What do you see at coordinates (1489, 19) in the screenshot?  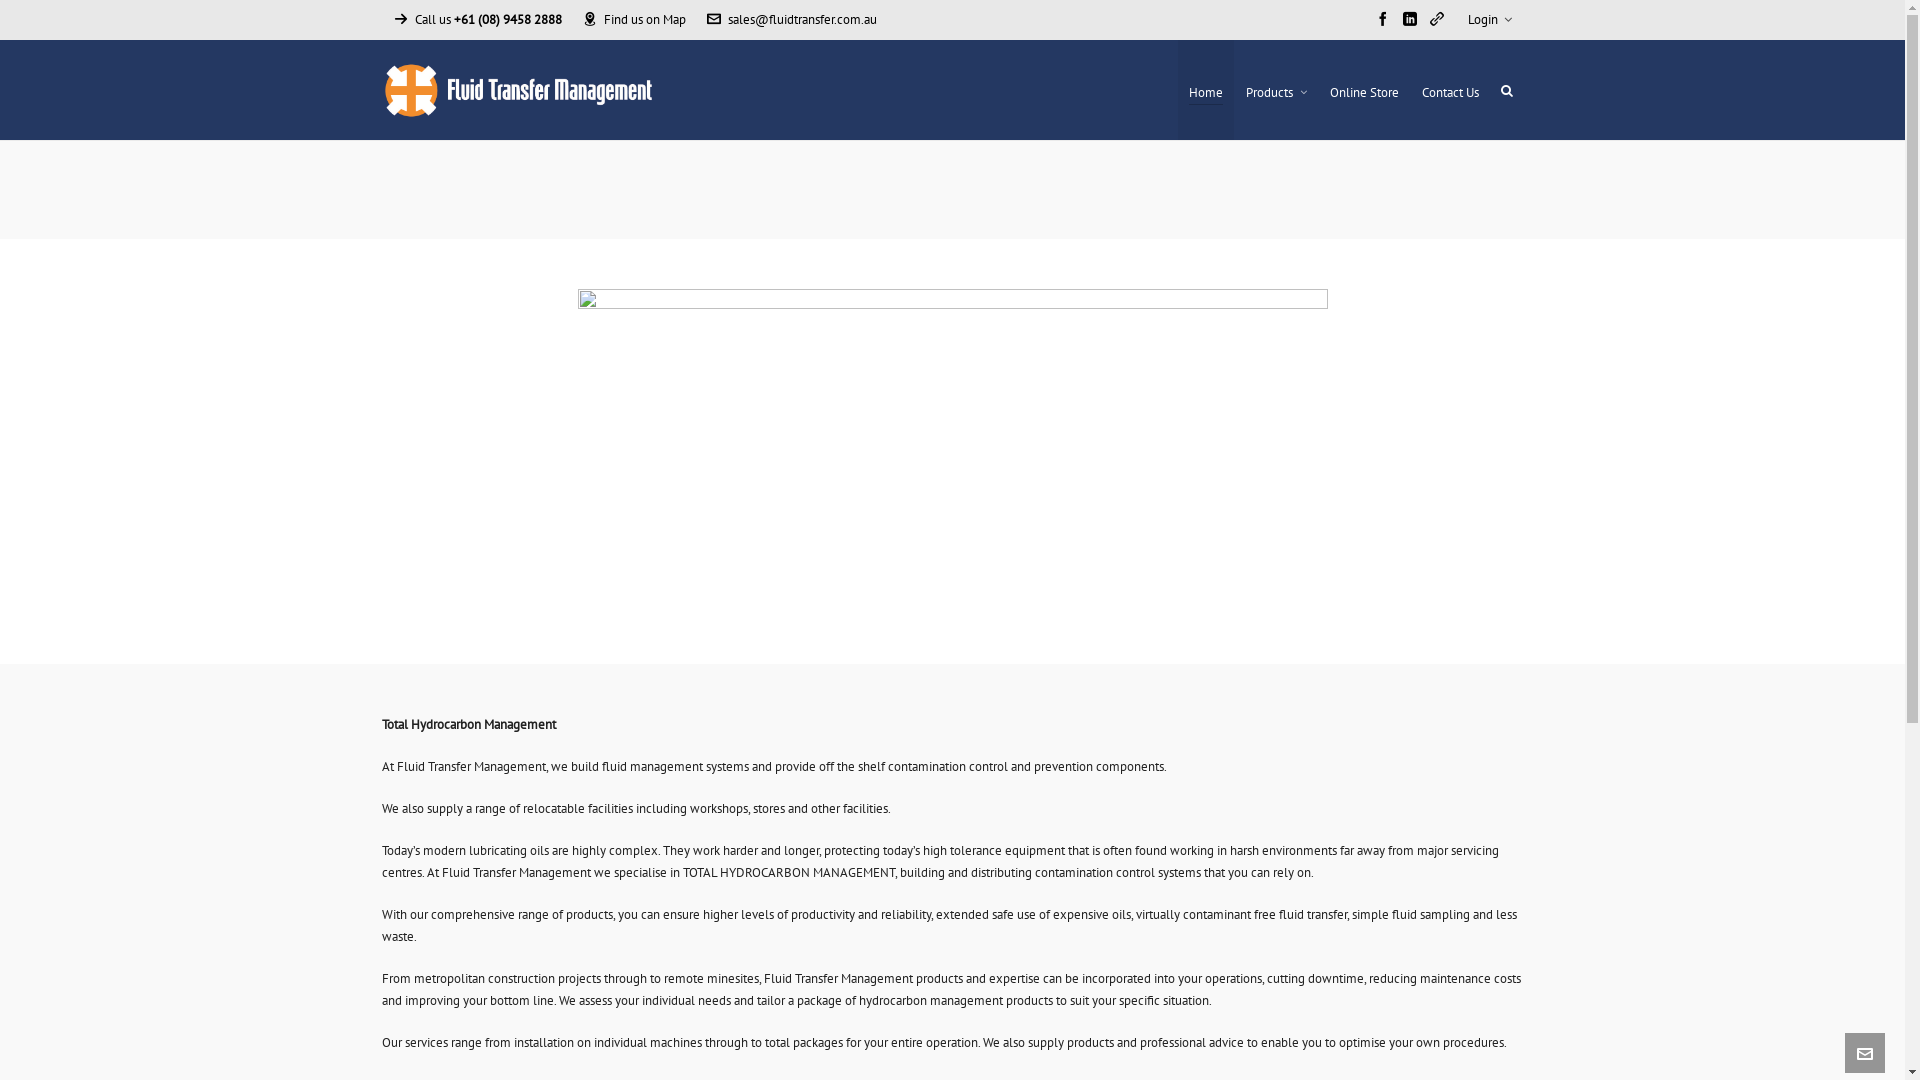 I see `'Login'` at bounding box center [1489, 19].